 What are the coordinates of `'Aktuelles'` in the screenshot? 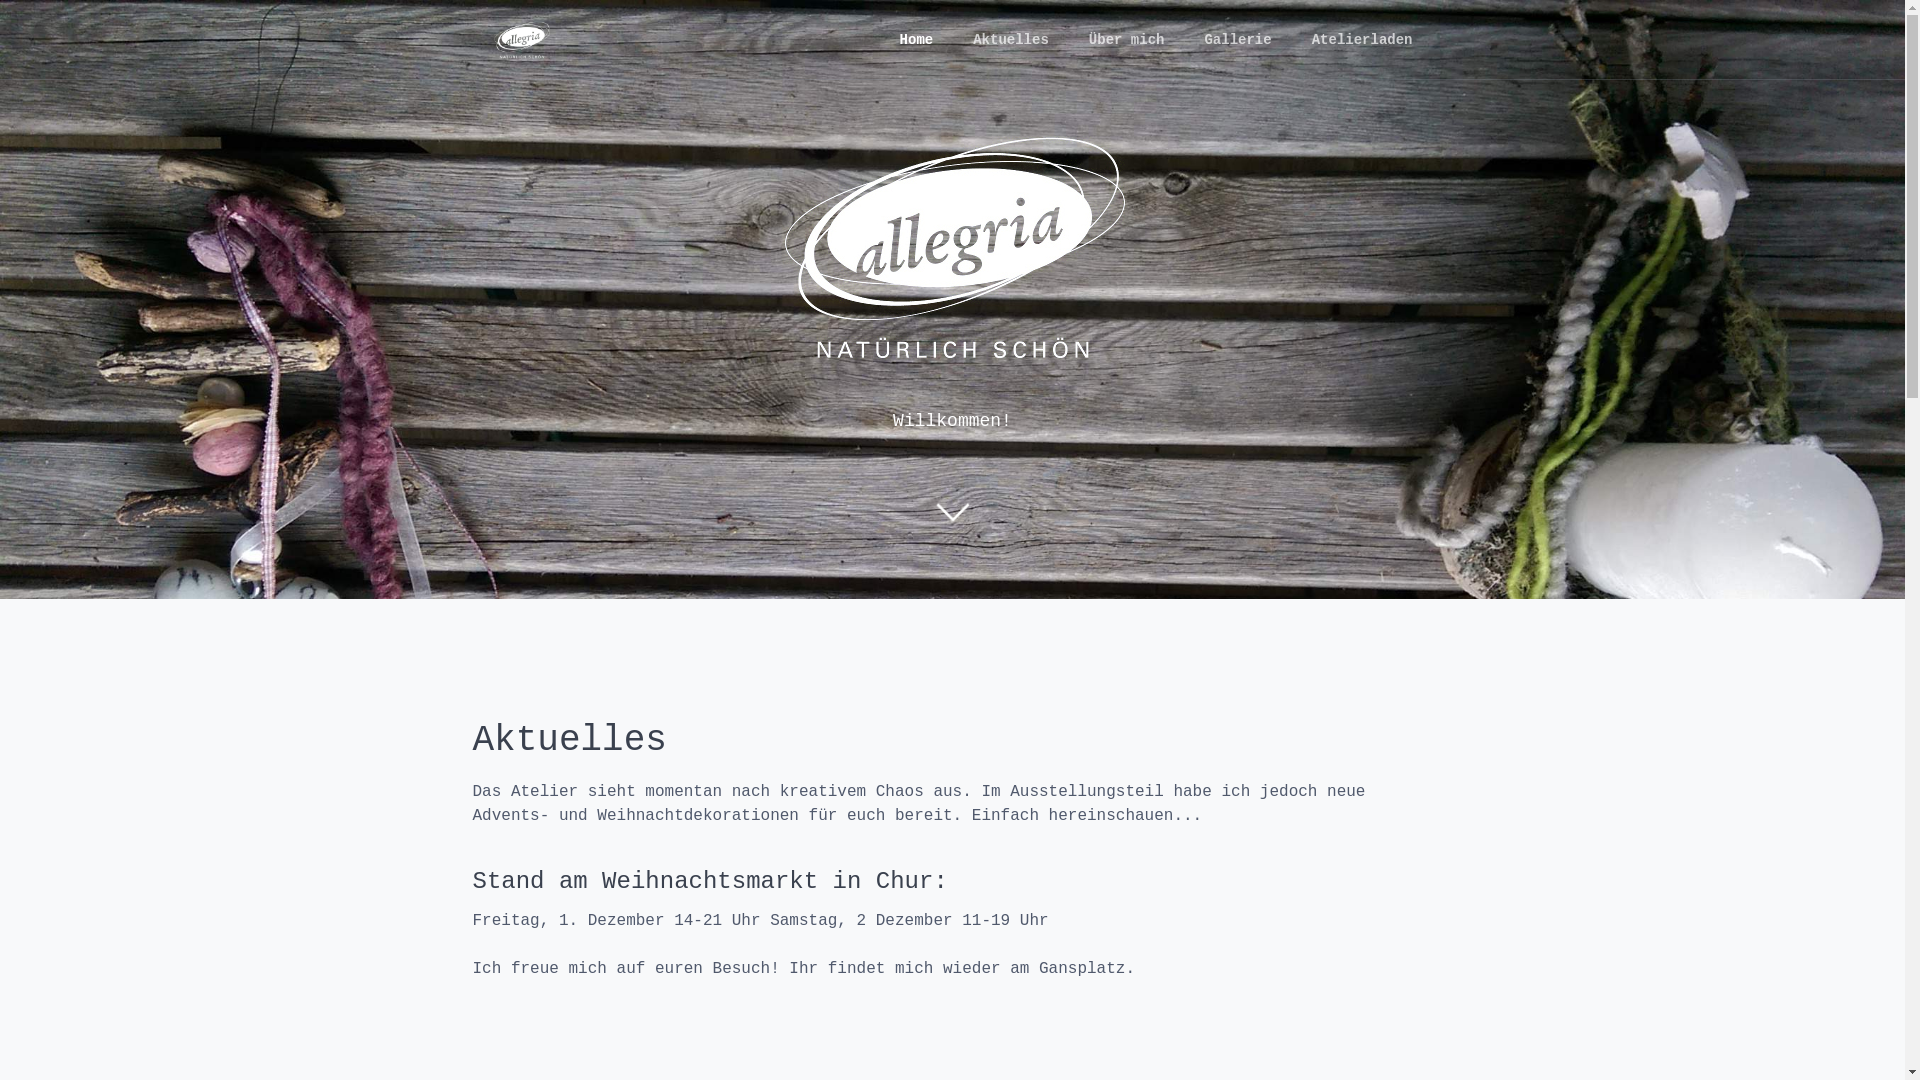 It's located at (952, 39).